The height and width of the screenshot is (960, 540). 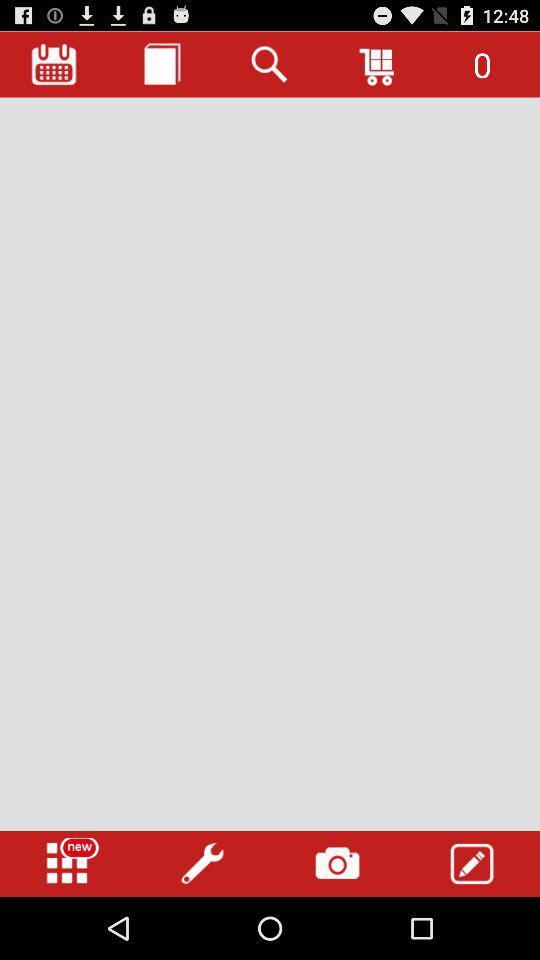 What do you see at coordinates (54, 64) in the screenshot?
I see `calendar` at bounding box center [54, 64].